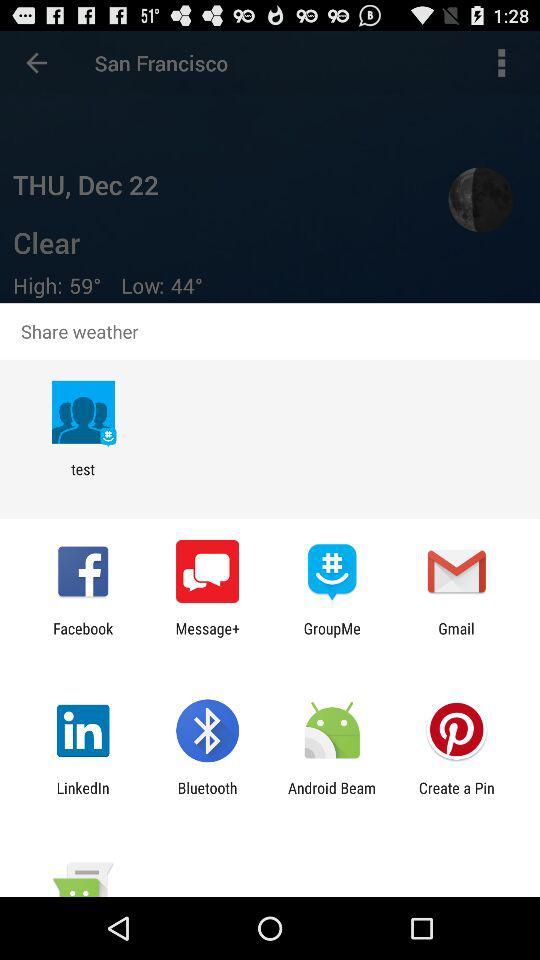 The image size is (540, 960). What do you see at coordinates (456, 796) in the screenshot?
I see `icon next to android beam item` at bounding box center [456, 796].